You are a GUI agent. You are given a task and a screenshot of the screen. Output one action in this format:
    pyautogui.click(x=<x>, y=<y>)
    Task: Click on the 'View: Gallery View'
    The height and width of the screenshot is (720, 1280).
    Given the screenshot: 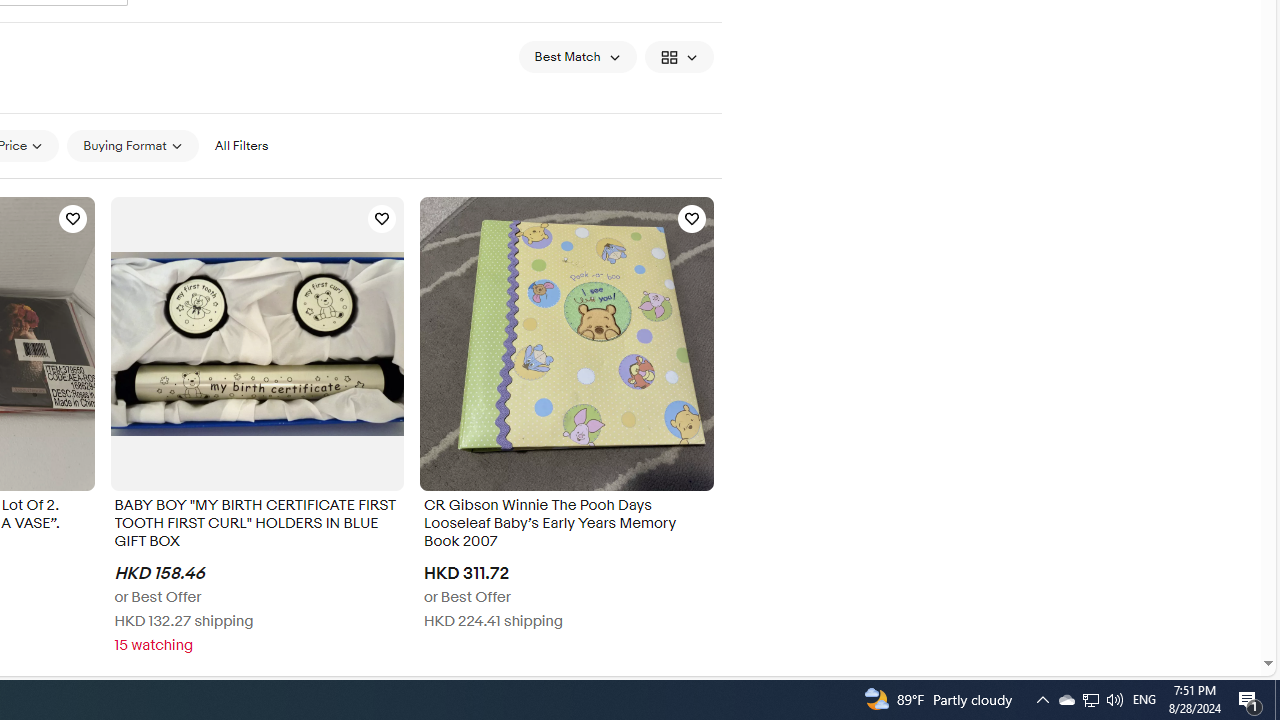 What is the action you would take?
    pyautogui.click(x=679, y=55)
    